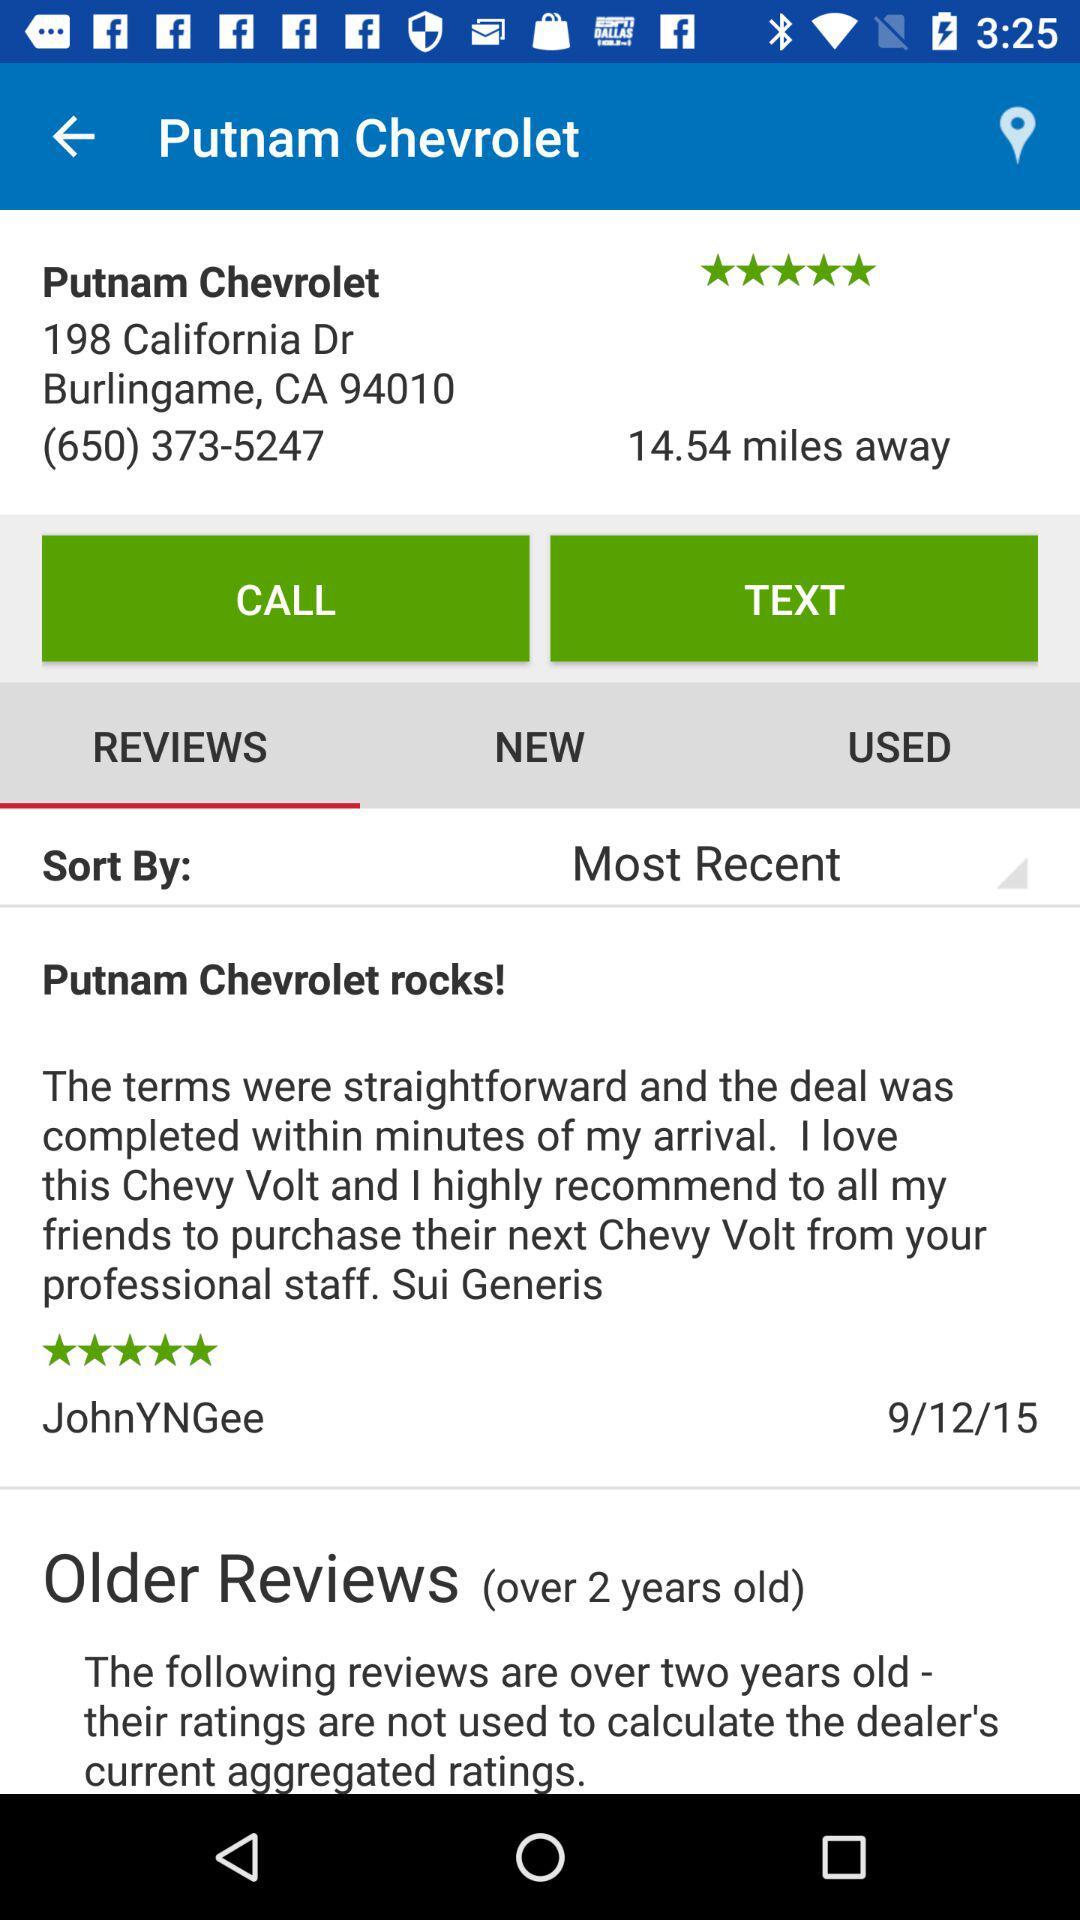 This screenshot has height=1920, width=1080. Describe the element at coordinates (72, 135) in the screenshot. I see `the item above the putnam chevrolet item` at that location.